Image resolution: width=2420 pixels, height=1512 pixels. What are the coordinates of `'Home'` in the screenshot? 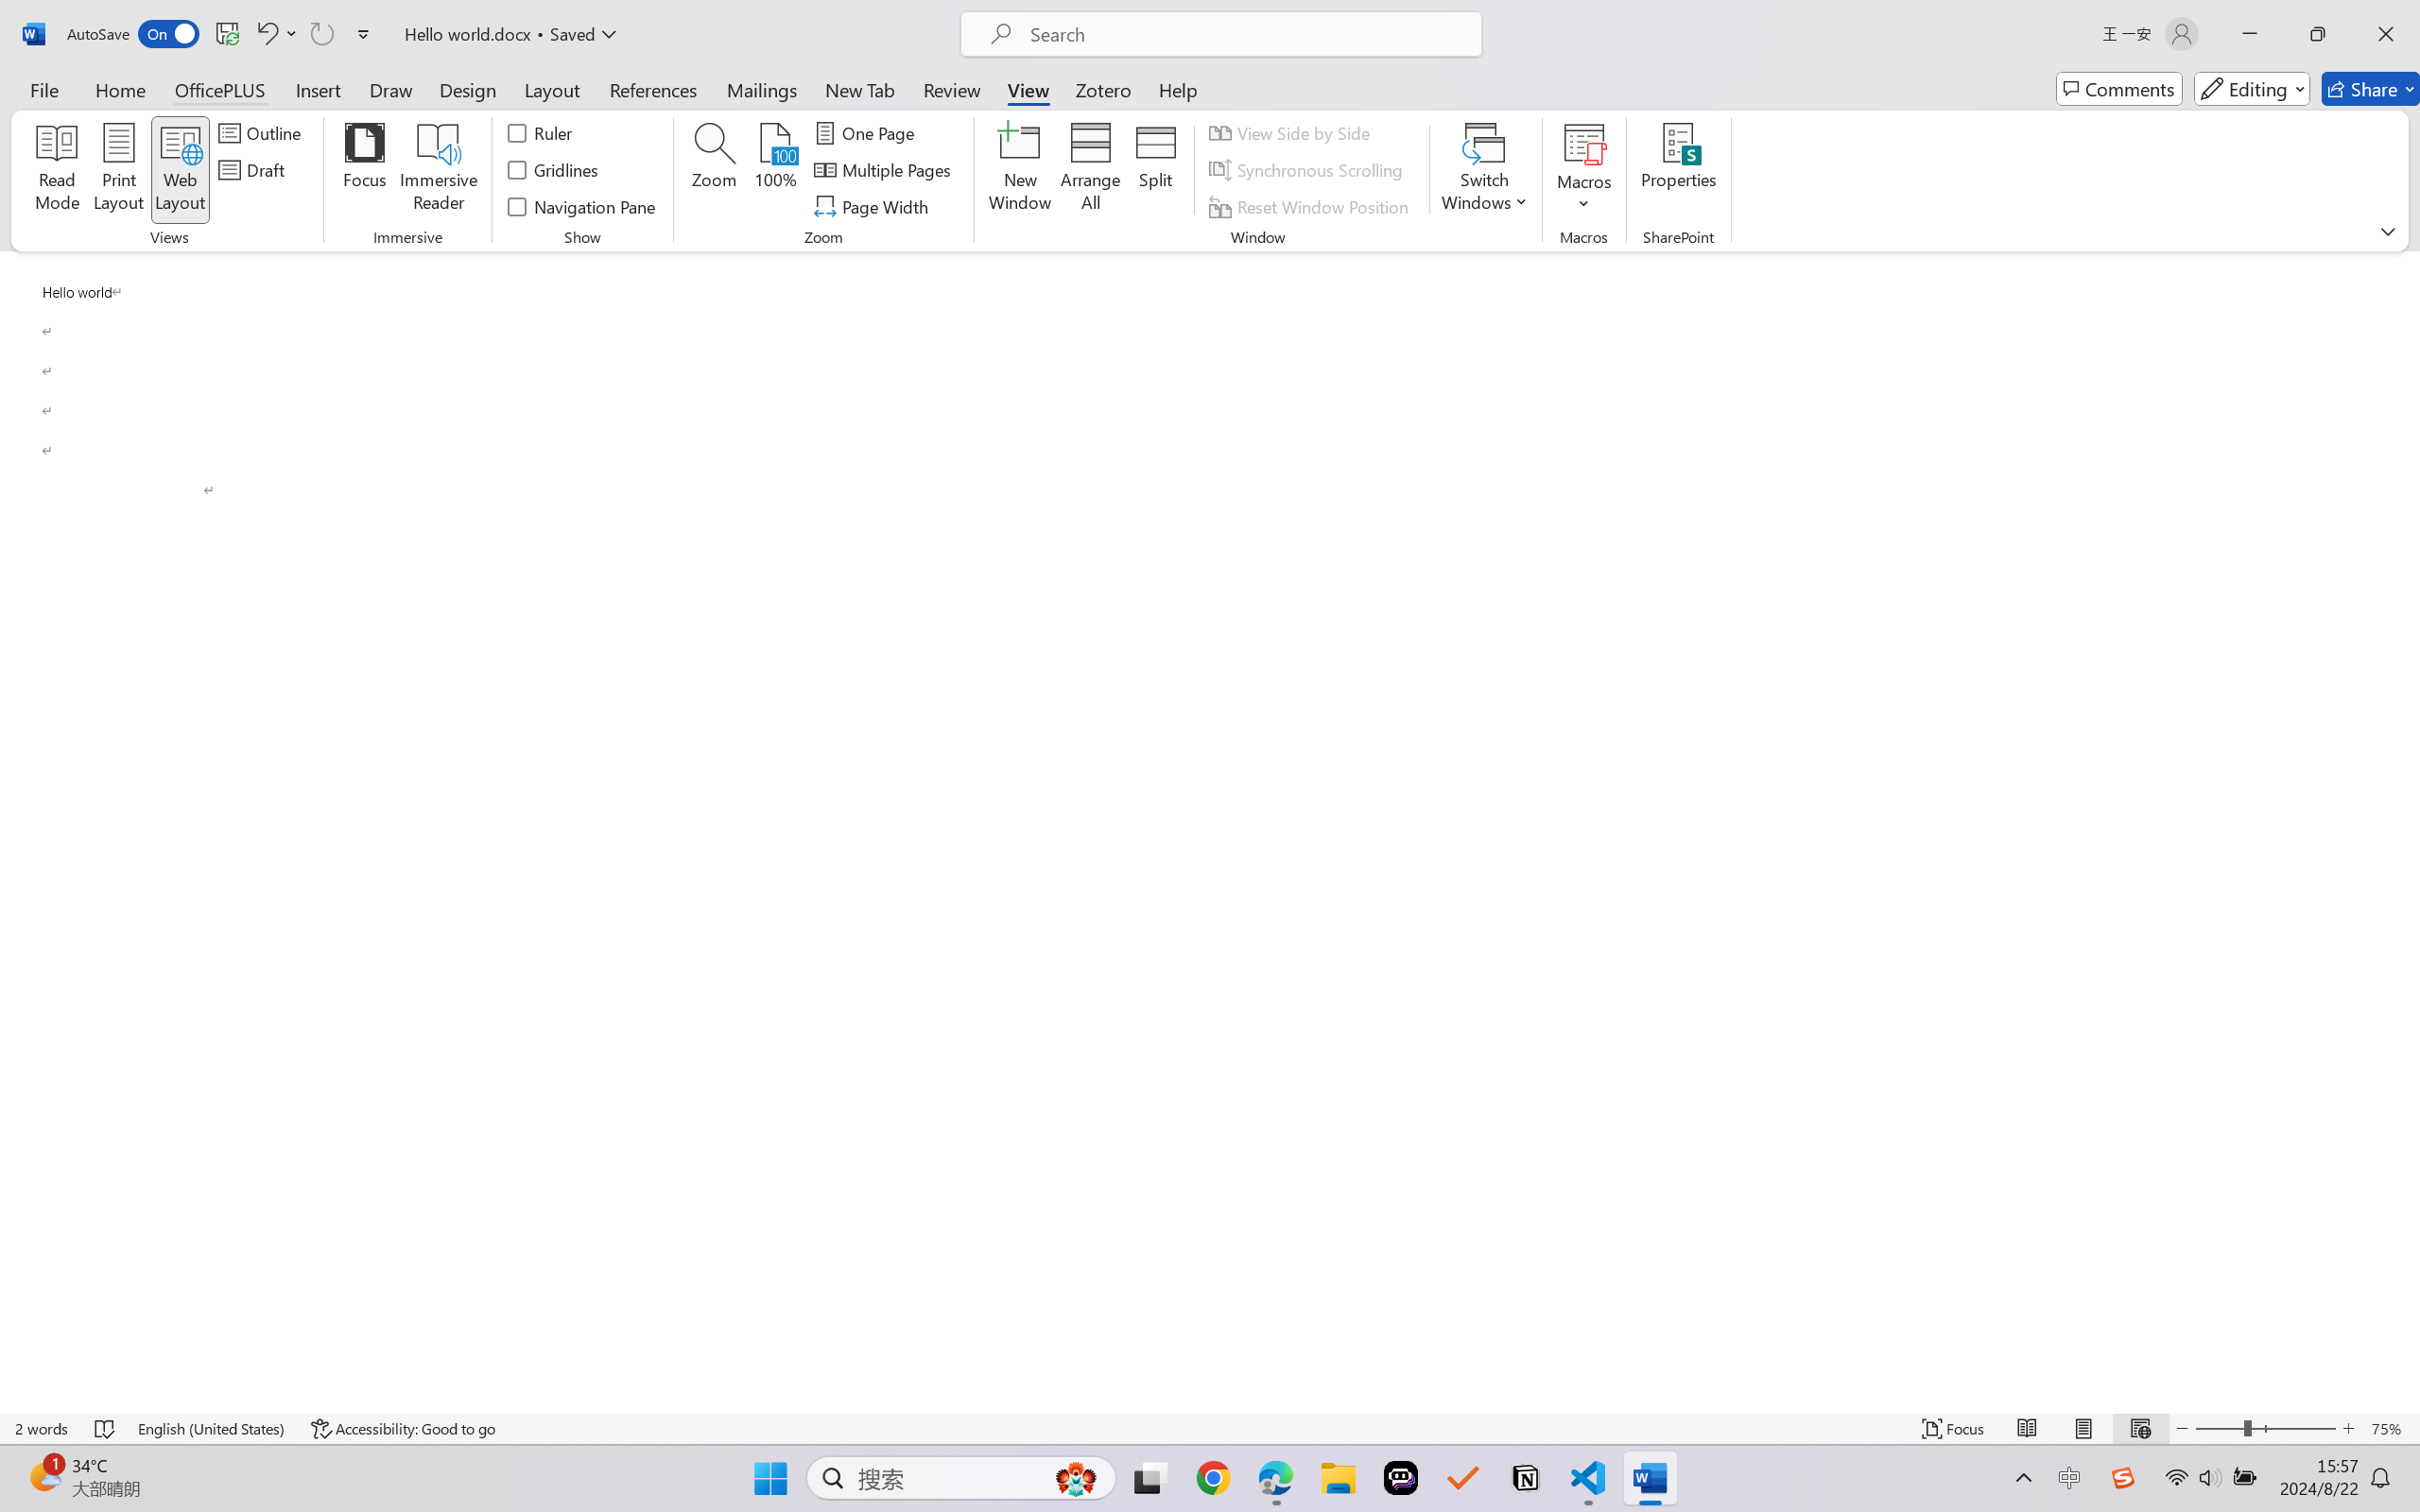 It's located at (121, 88).